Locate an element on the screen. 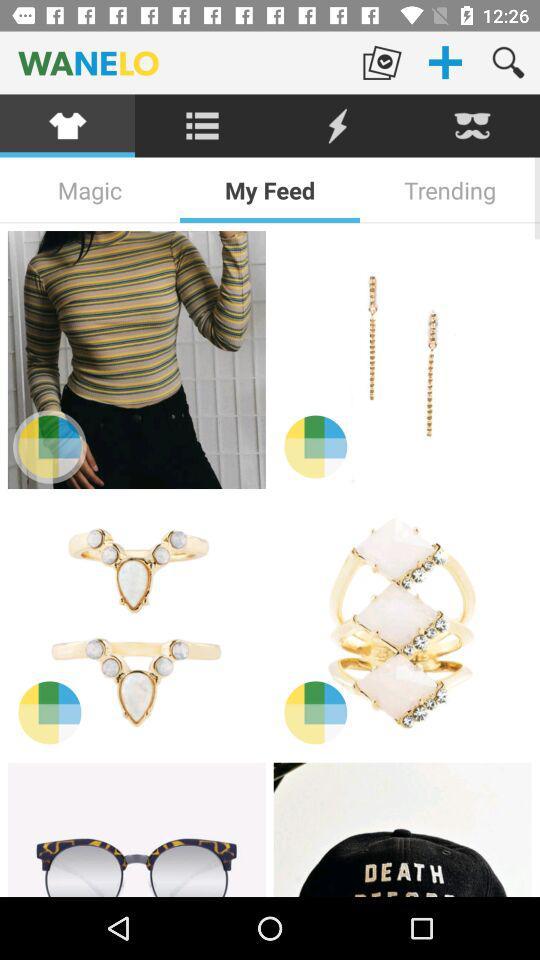 This screenshot has height=960, width=540. cap is located at coordinates (402, 829).